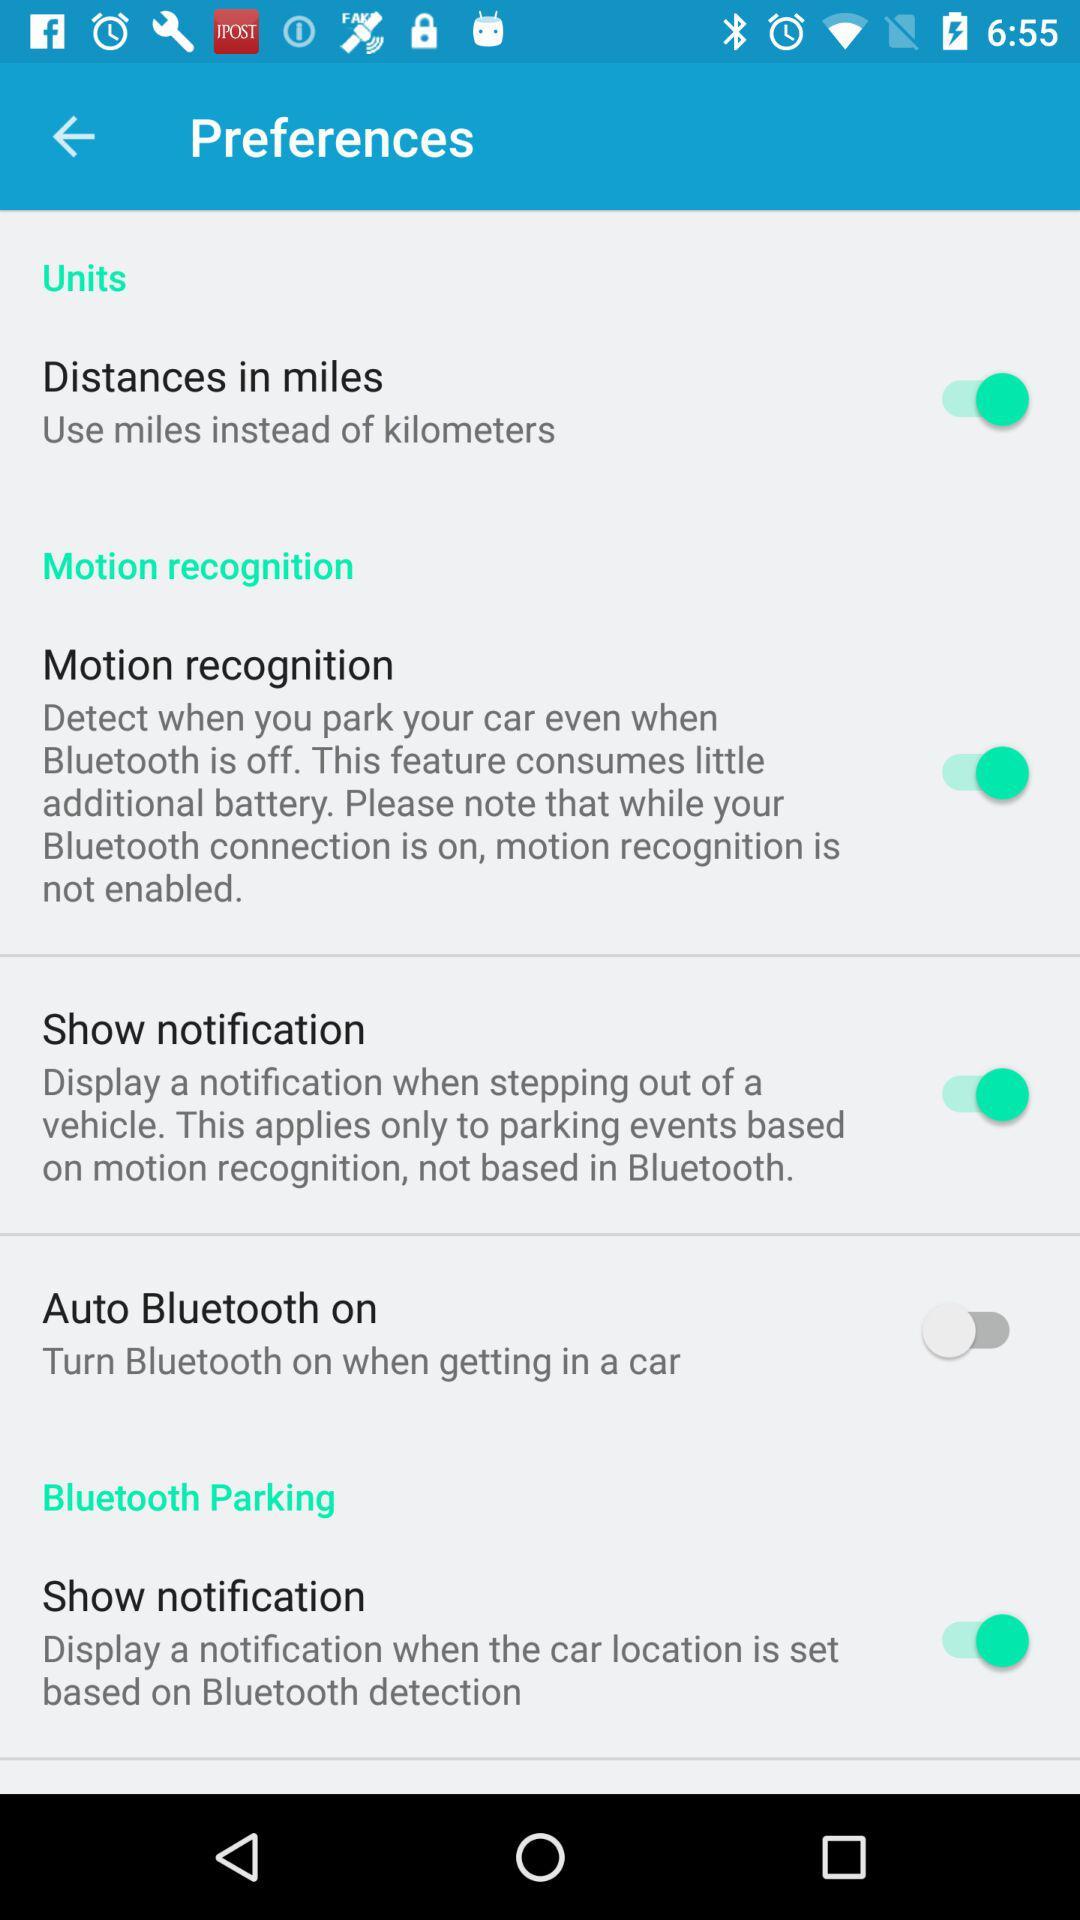  What do you see at coordinates (72, 135) in the screenshot?
I see `item to the left of preferences icon` at bounding box center [72, 135].